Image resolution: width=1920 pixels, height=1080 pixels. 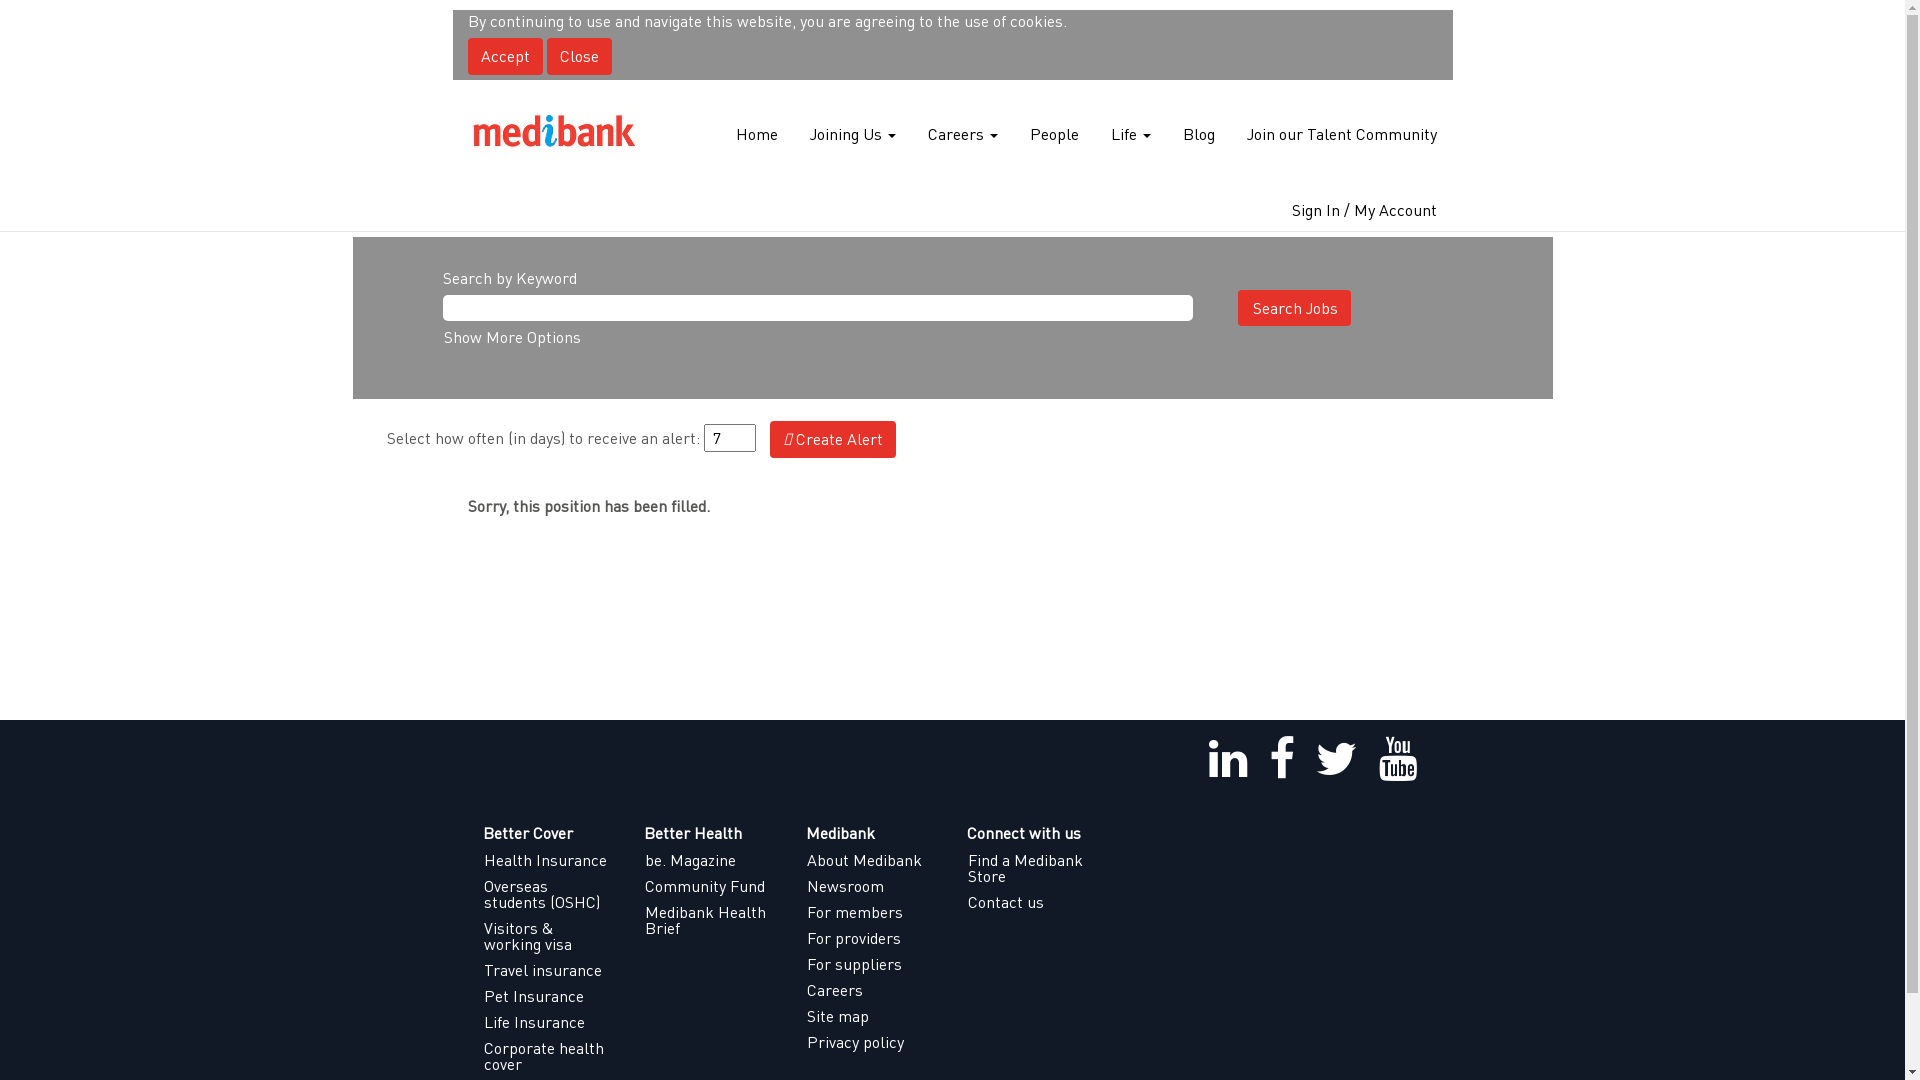 I want to click on 'Health Insurance', so click(x=481, y=859).